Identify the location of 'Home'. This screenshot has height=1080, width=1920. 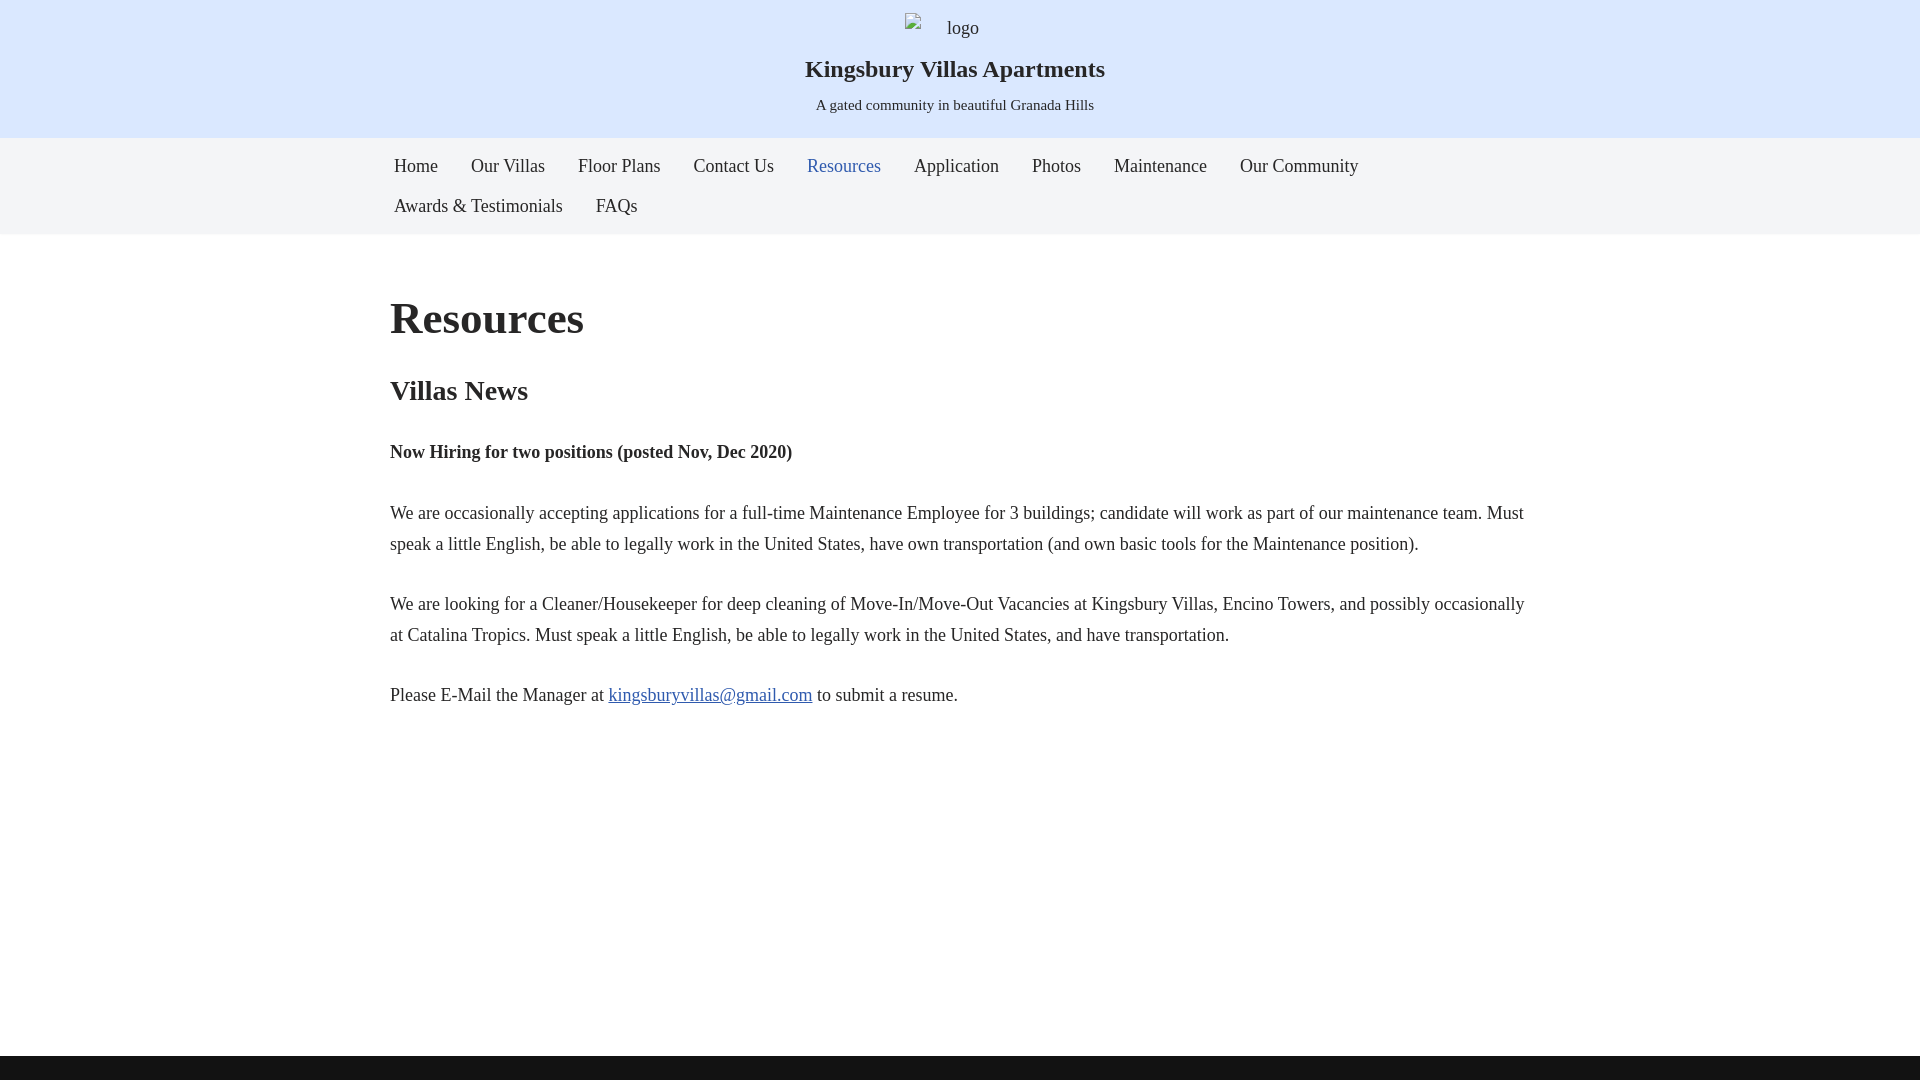
(415, 164).